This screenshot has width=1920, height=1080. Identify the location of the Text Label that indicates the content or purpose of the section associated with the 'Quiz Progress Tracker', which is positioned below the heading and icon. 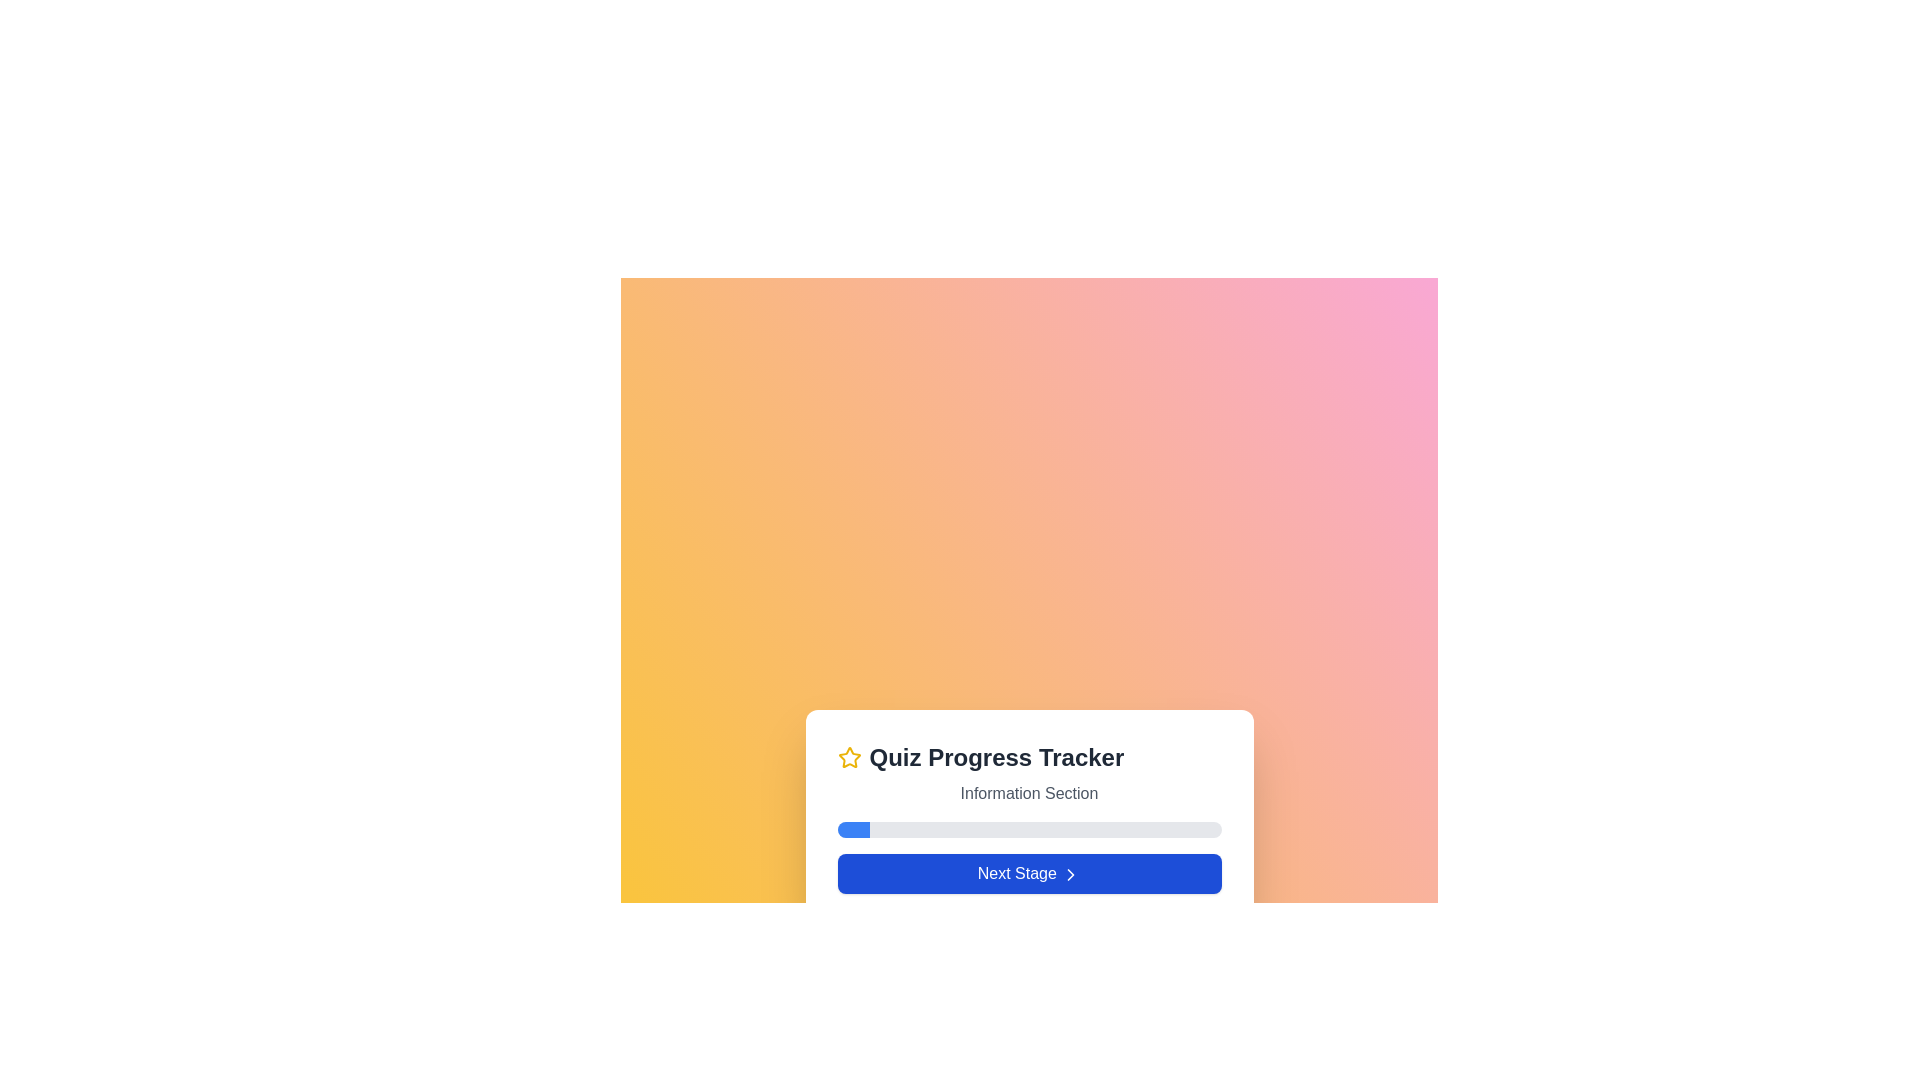
(1029, 793).